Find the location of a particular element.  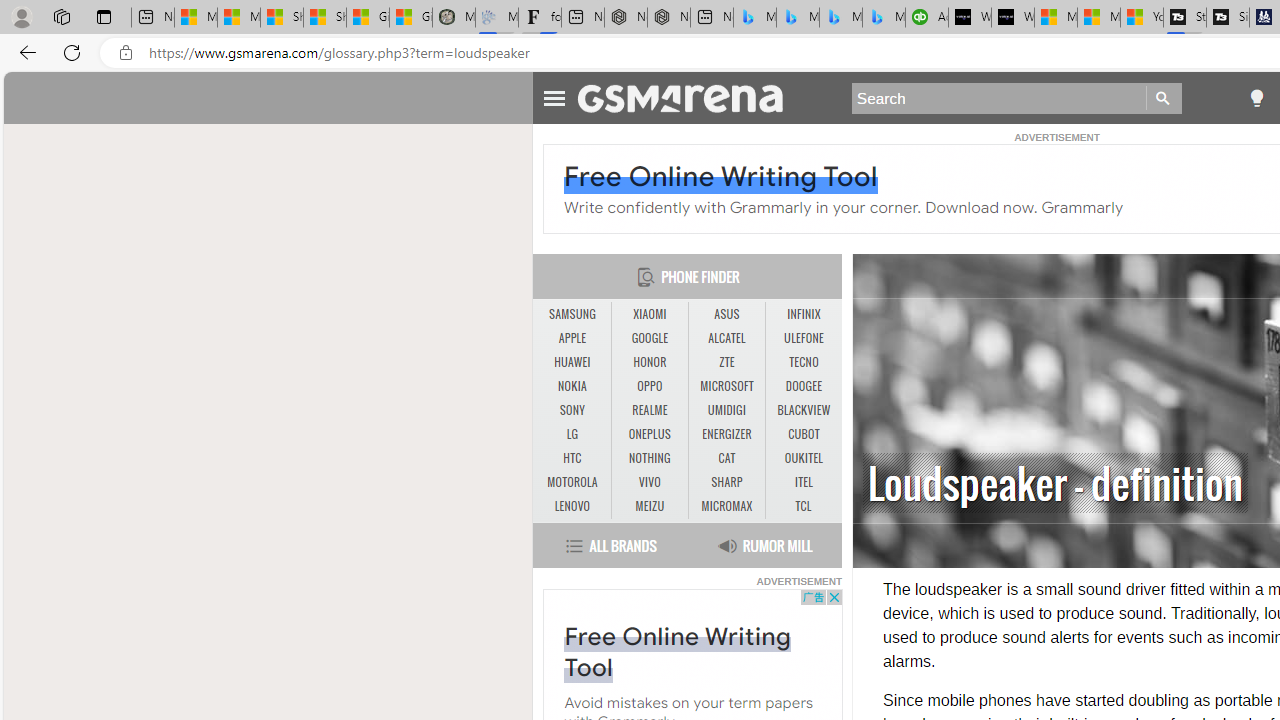

'CUBOT' is located at coordinates (803, 433).